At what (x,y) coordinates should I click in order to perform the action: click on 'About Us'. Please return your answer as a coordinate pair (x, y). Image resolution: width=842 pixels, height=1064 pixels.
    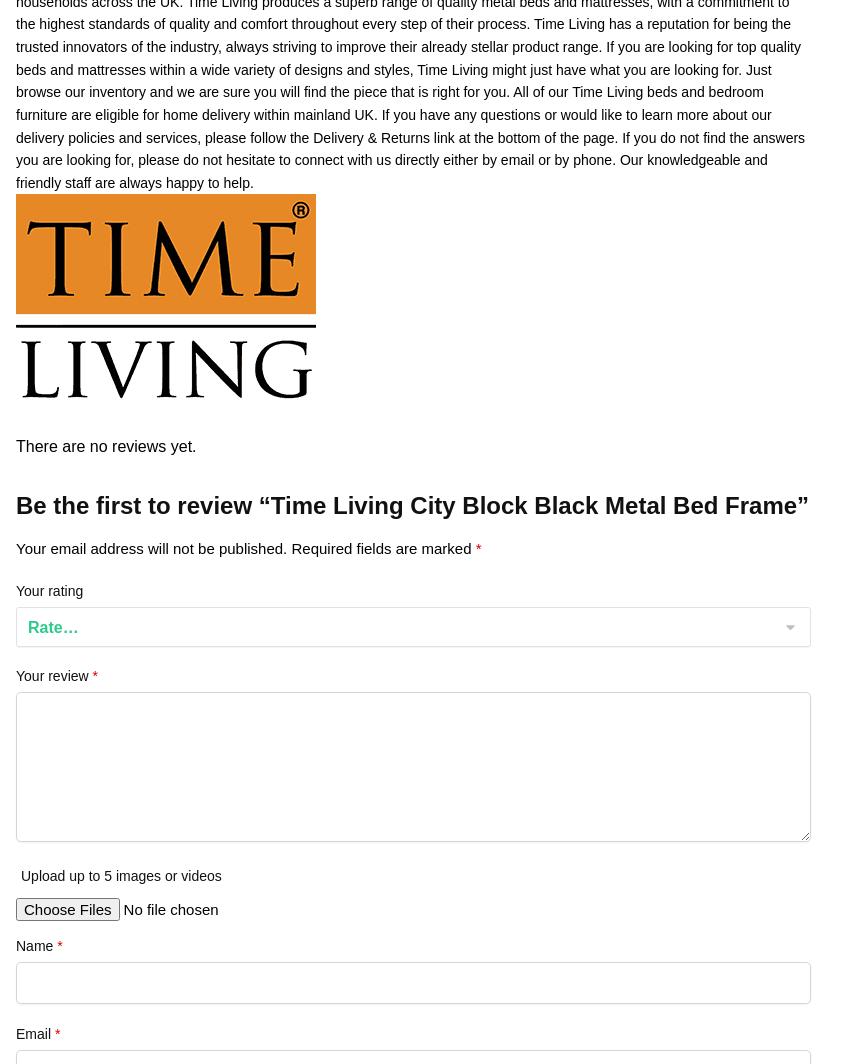
    Looking at the image, I should click on (44, 348).